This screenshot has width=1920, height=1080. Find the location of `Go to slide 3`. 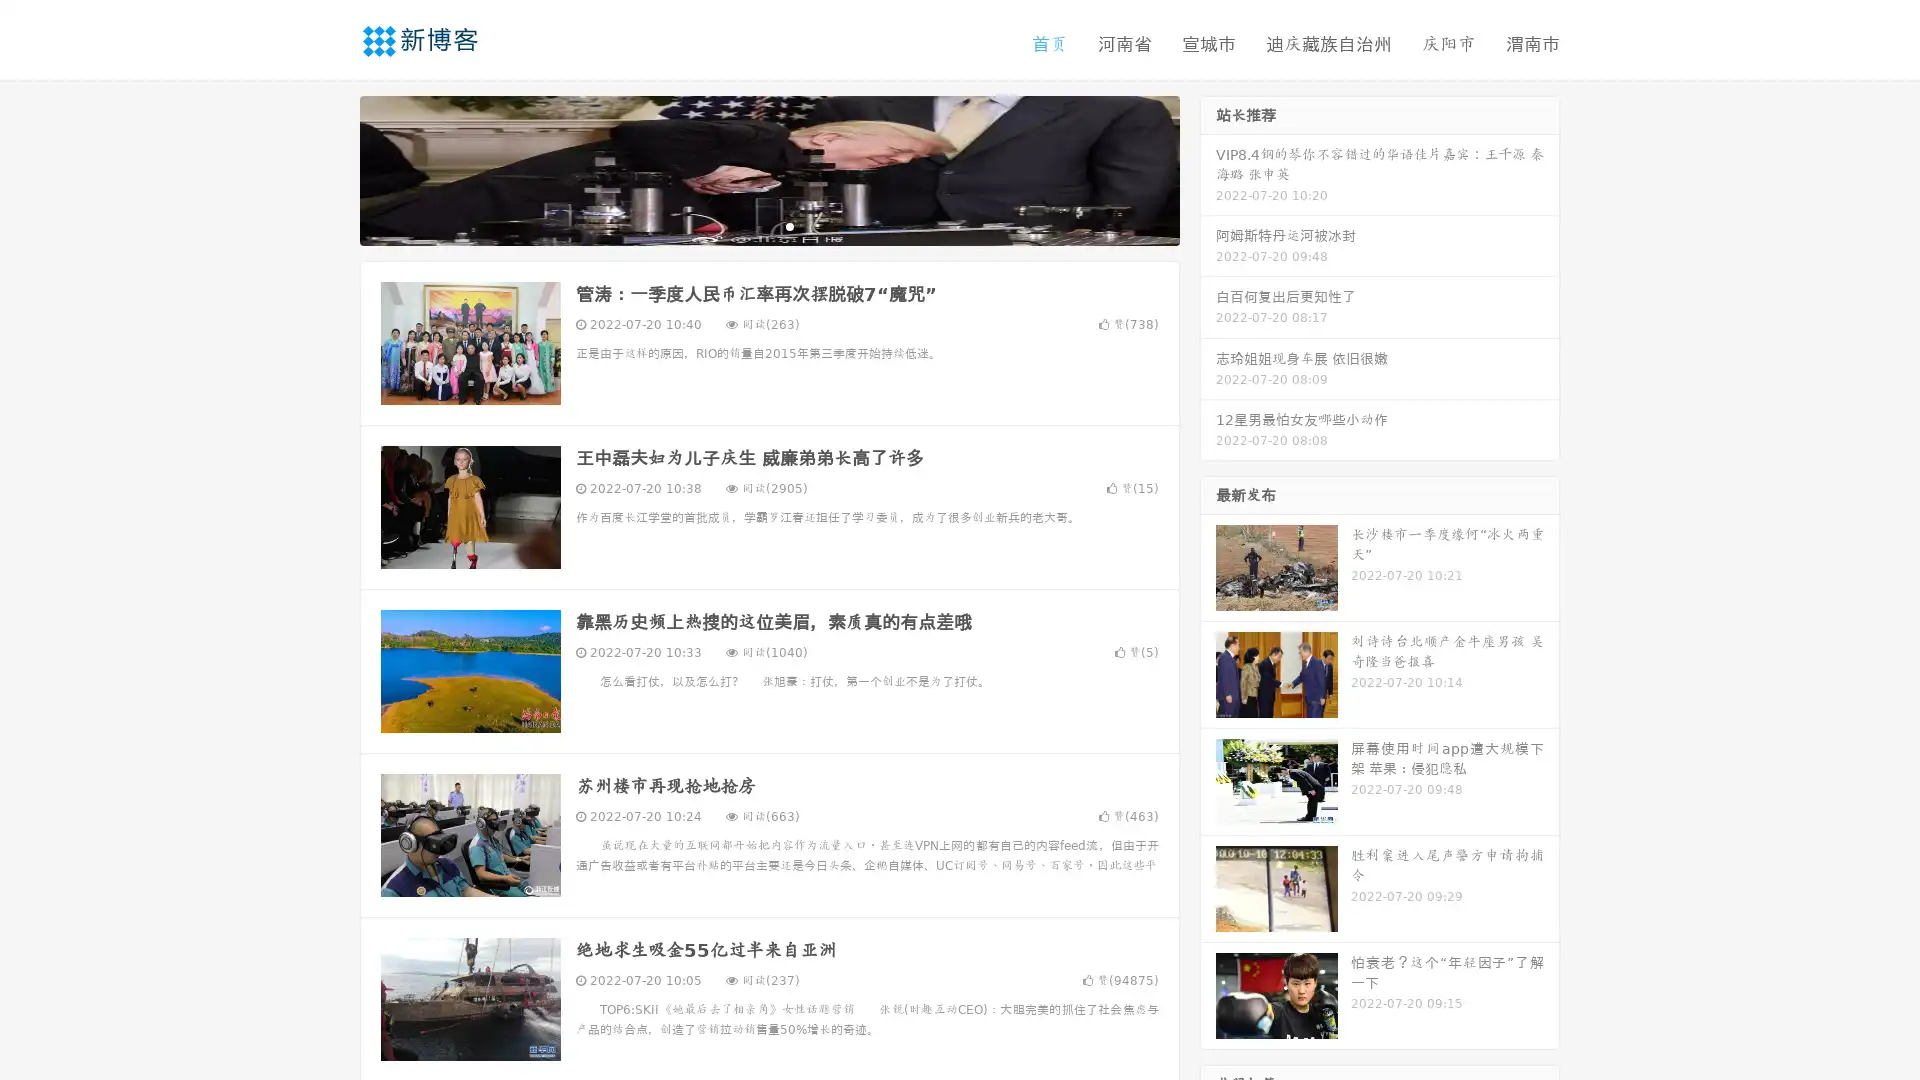

Go to slide 3 is located at coordinates (789, 225).